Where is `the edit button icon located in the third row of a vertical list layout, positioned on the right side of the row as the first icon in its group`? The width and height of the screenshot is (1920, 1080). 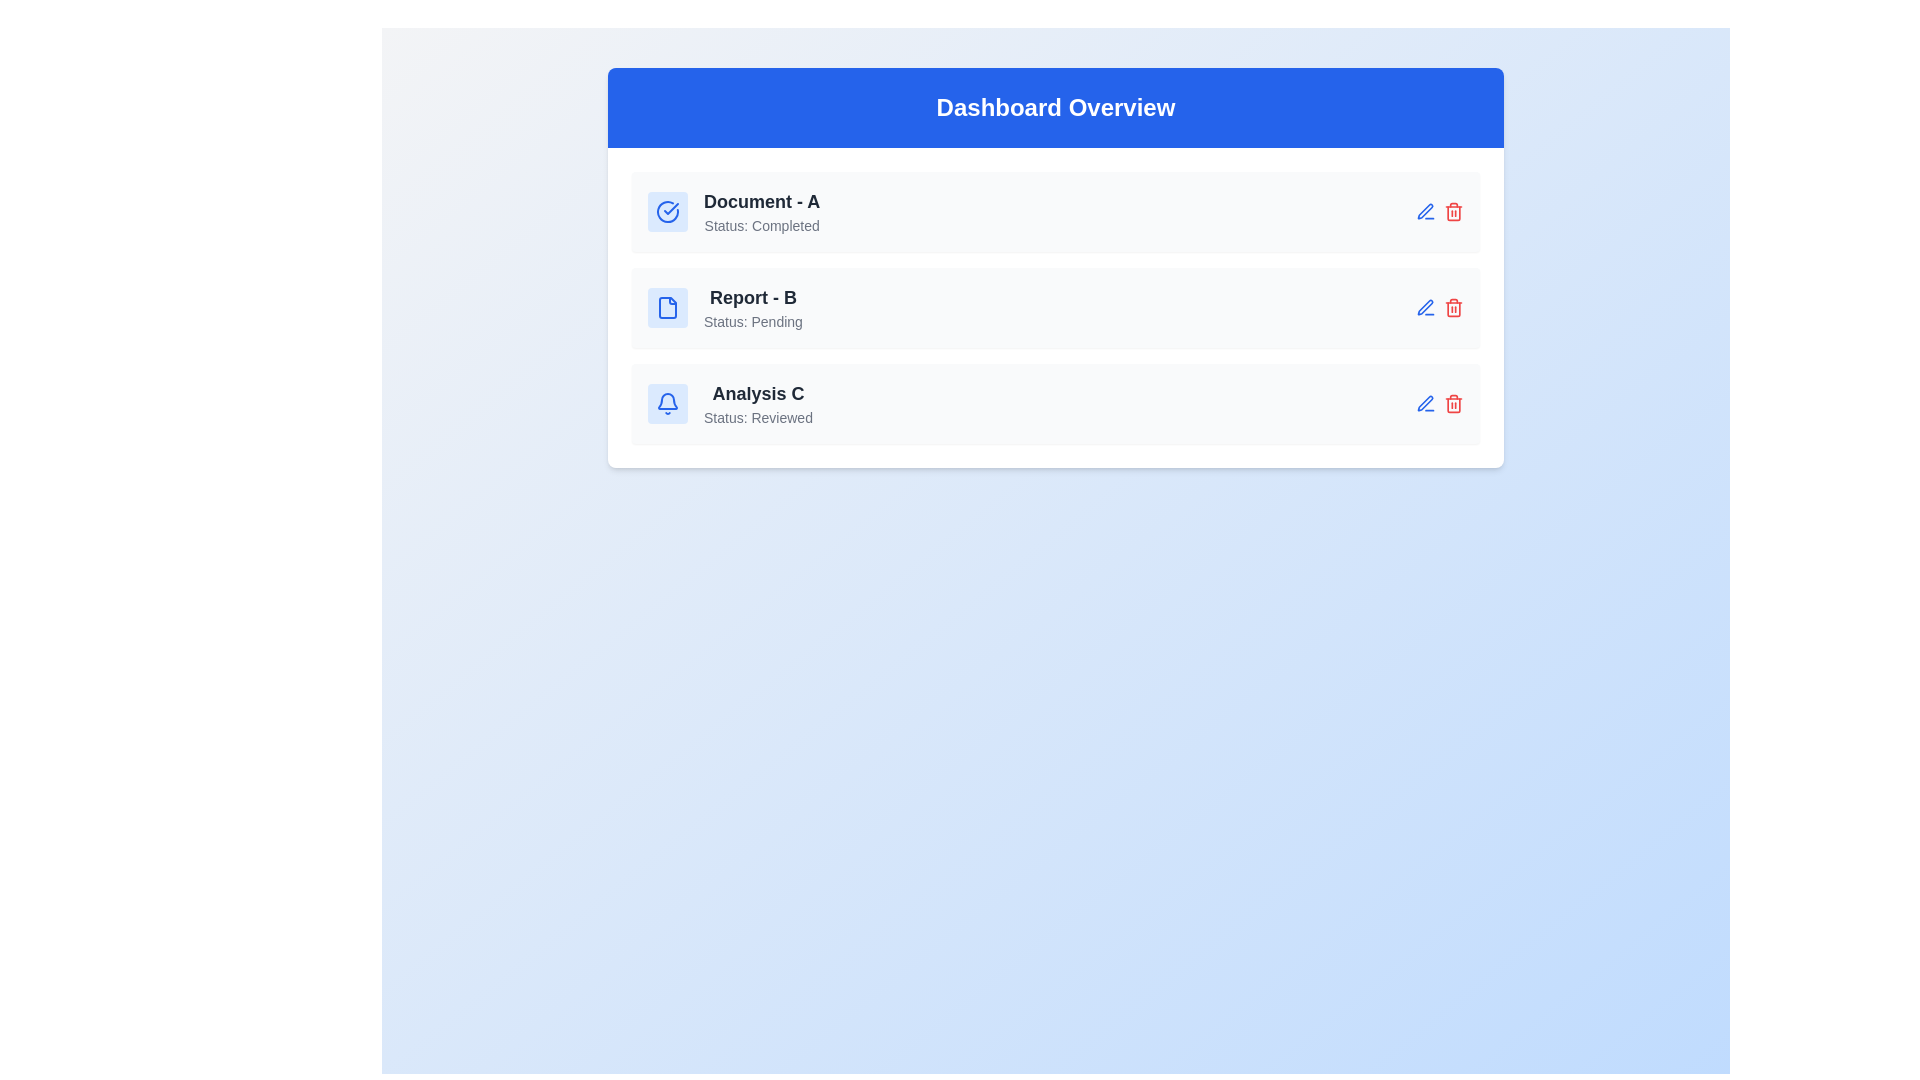
the edit button icon located in the third row of a vertical list layout, positioned on the right side of the row as the first icon in its group is located at coordinates (1424, 308).